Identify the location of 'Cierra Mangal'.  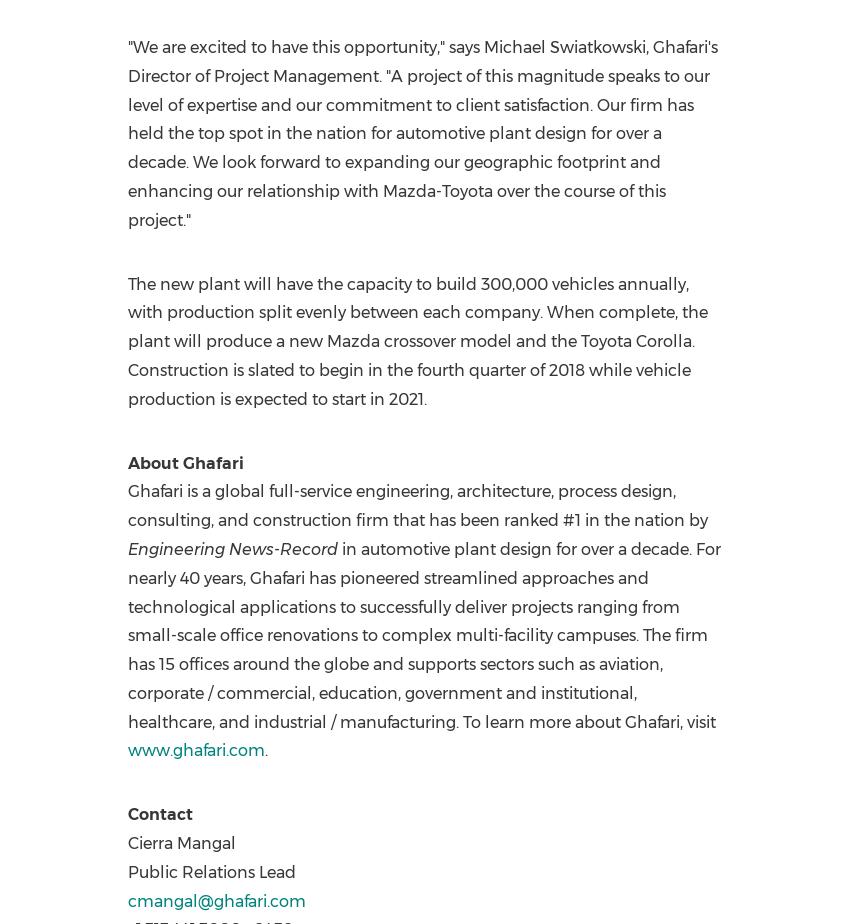
(125, 843).